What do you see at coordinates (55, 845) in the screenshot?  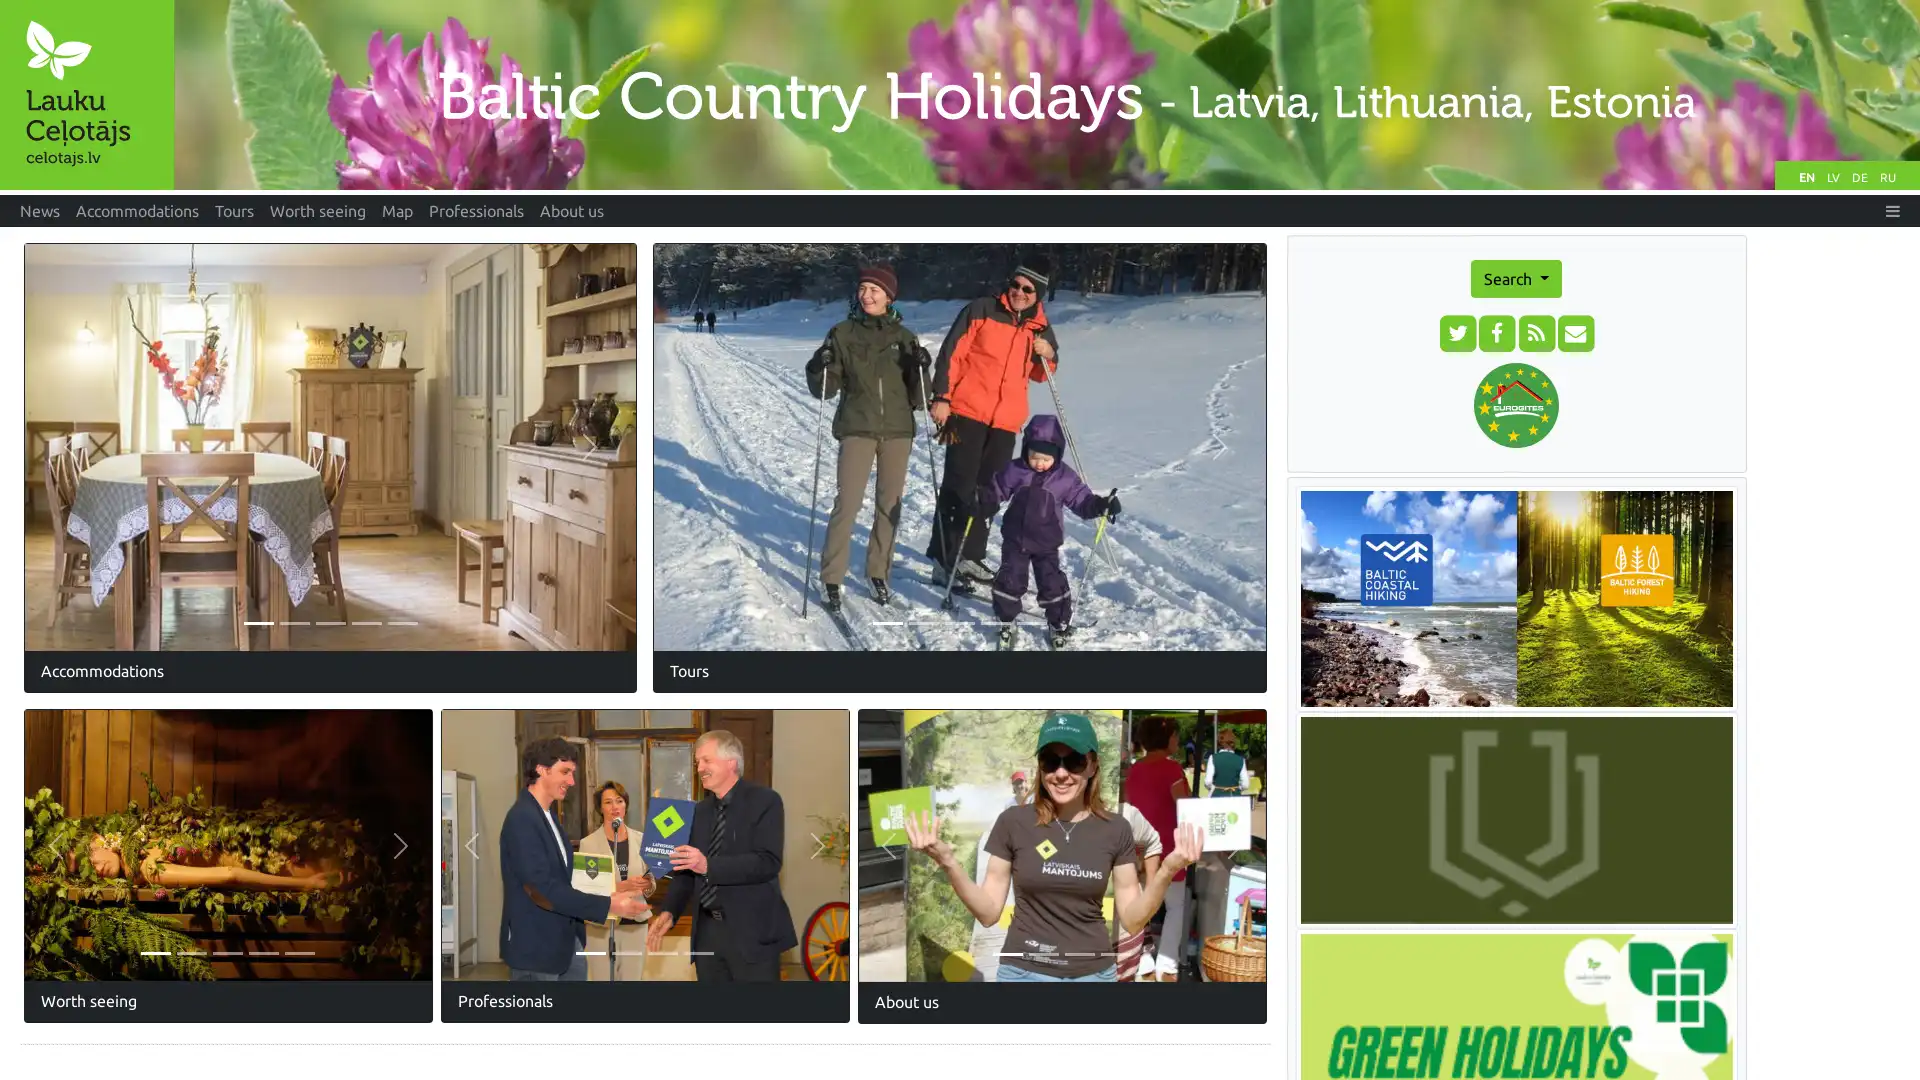 I see `Previous` at bounding box center [55, 845].